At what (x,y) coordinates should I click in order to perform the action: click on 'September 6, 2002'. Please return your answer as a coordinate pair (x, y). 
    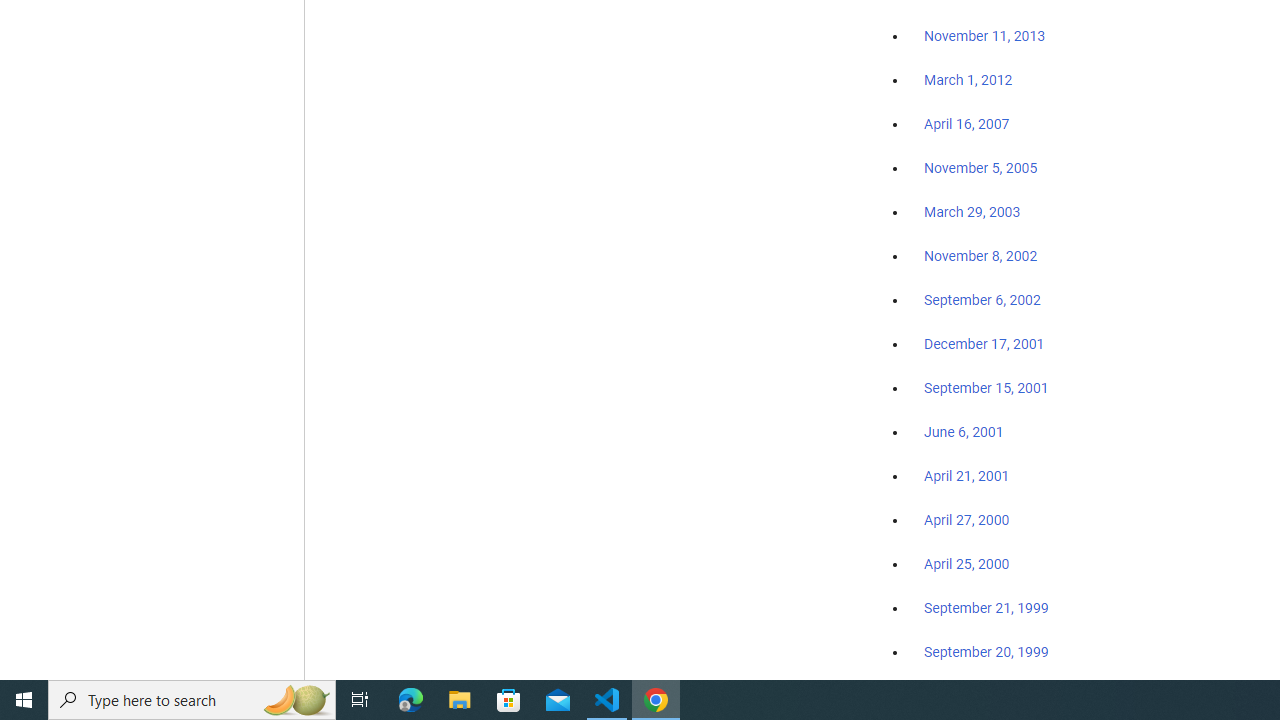
    Looking at the image, I should click on (982, 299).